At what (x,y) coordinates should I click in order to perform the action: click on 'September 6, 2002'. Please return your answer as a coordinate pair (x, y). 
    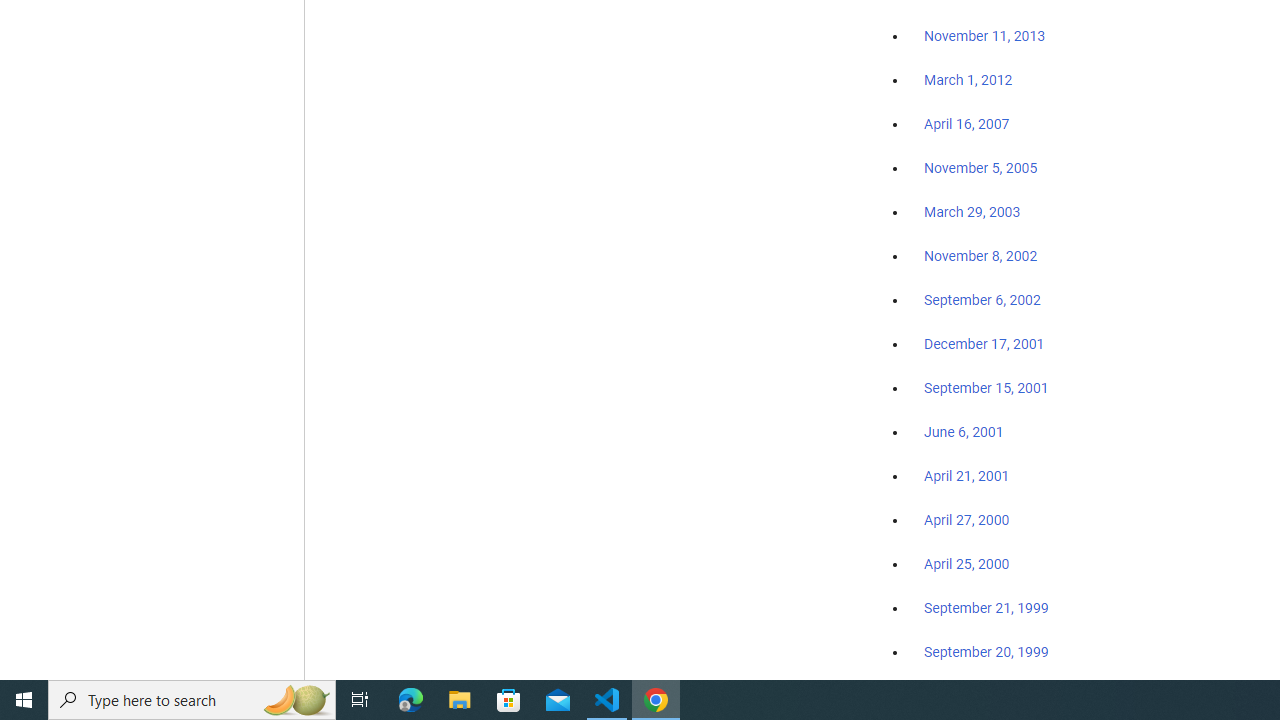
    Looking at the image, I should click on (982, 299).